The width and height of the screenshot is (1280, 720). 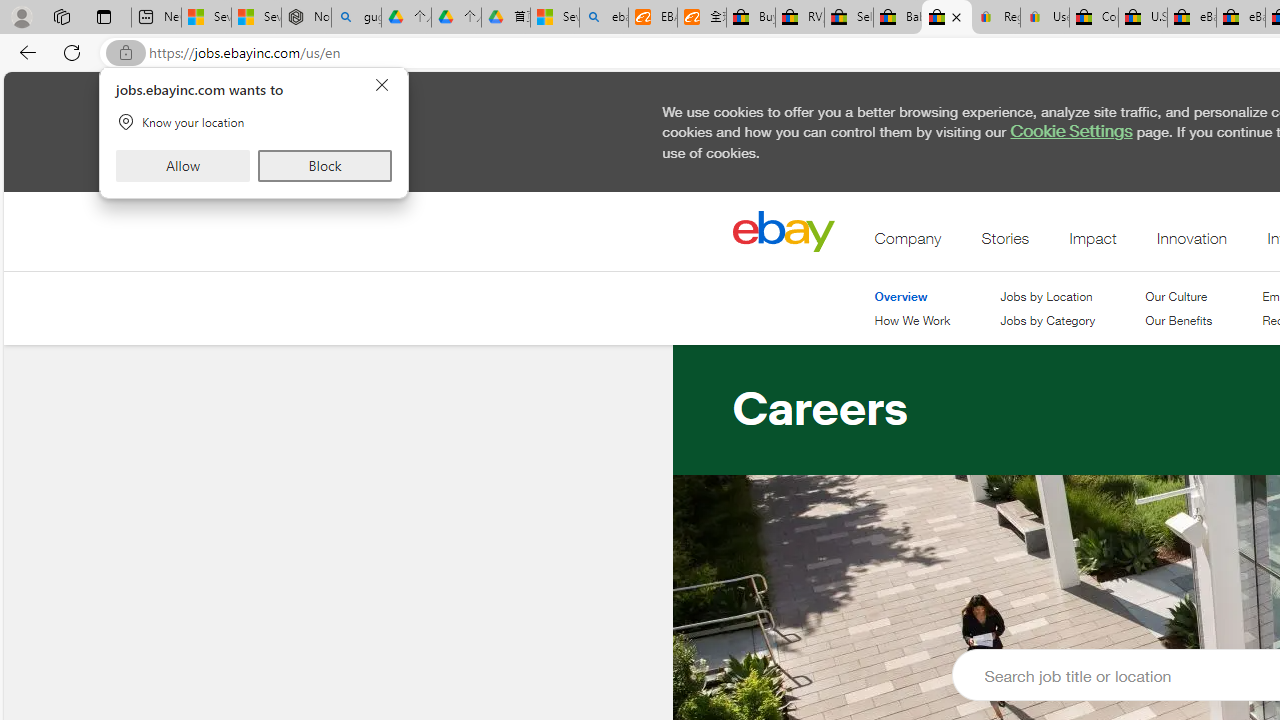 I want to click on 'Cookie Settings', so click(x=1070, y=131).